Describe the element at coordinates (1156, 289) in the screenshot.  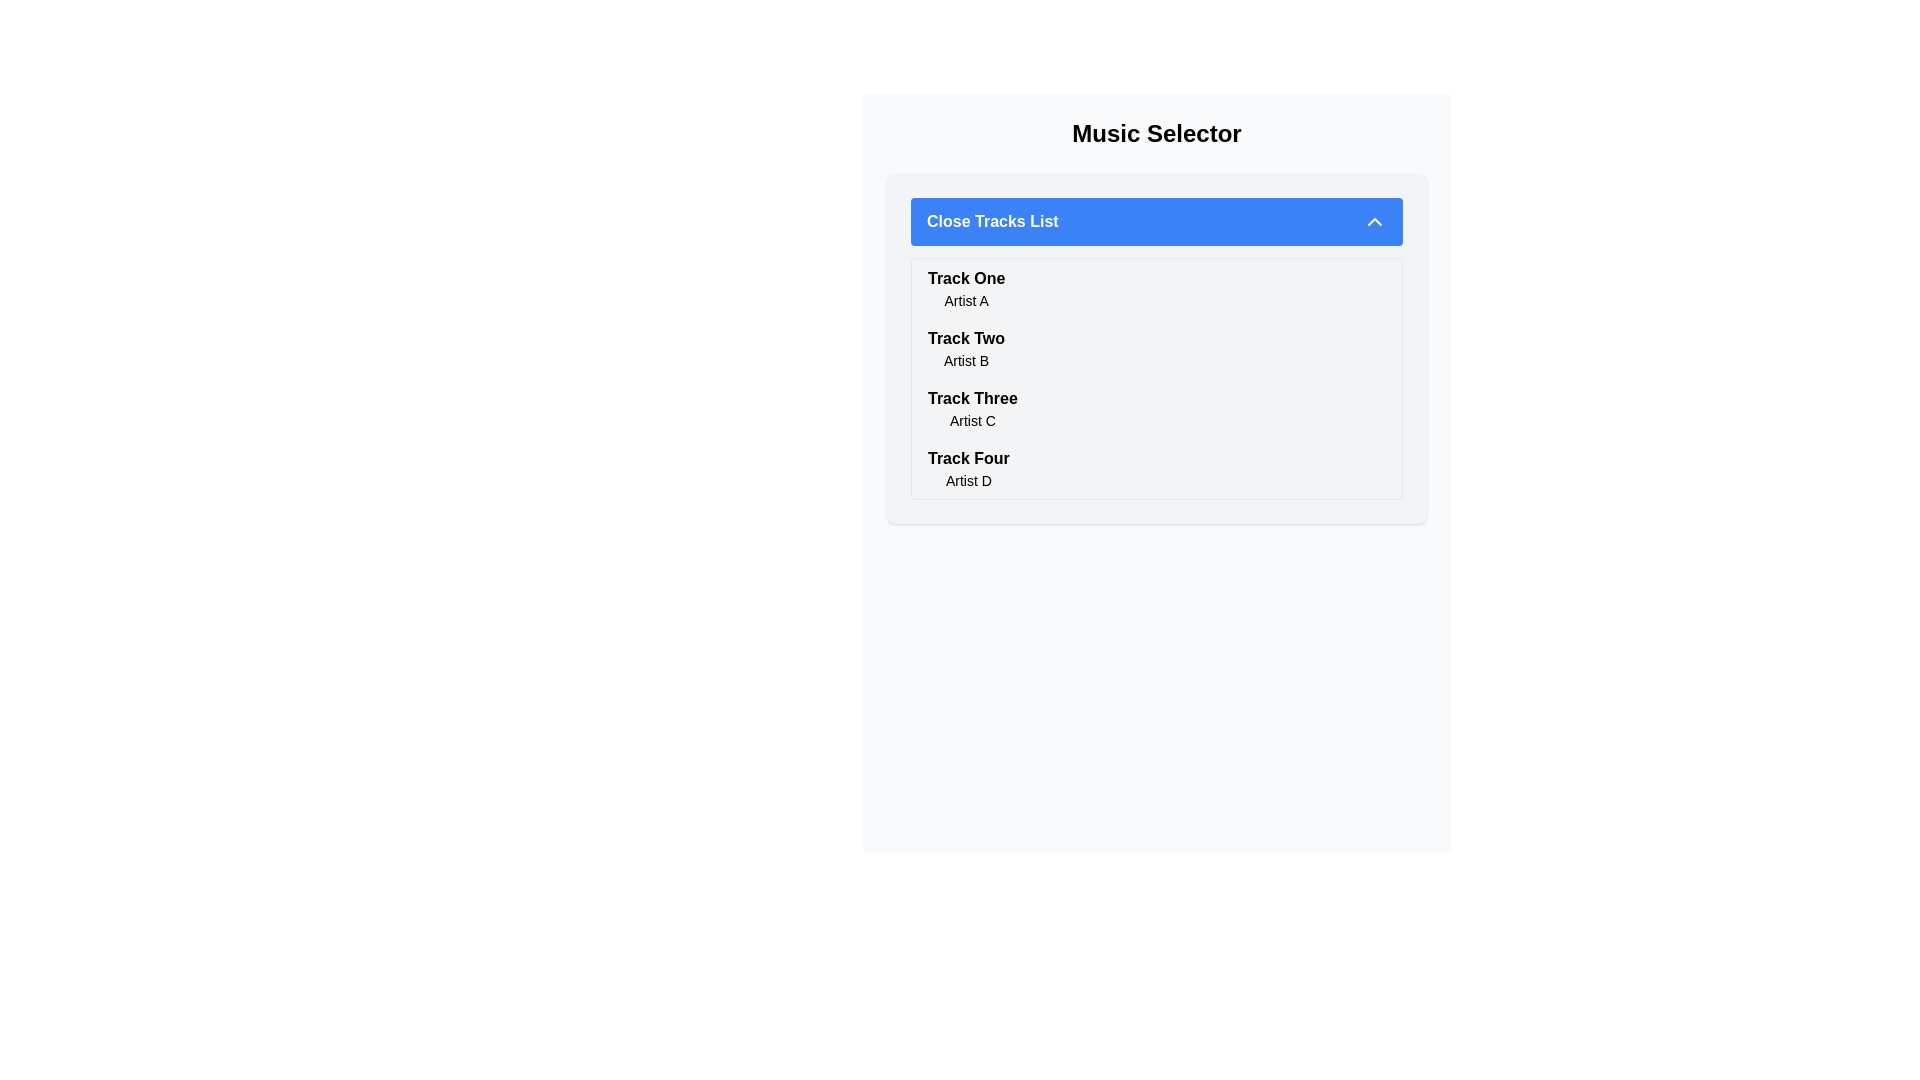
I see `the first List item displaying track information, located directly below the 'Close Tracks List' button` at that location.